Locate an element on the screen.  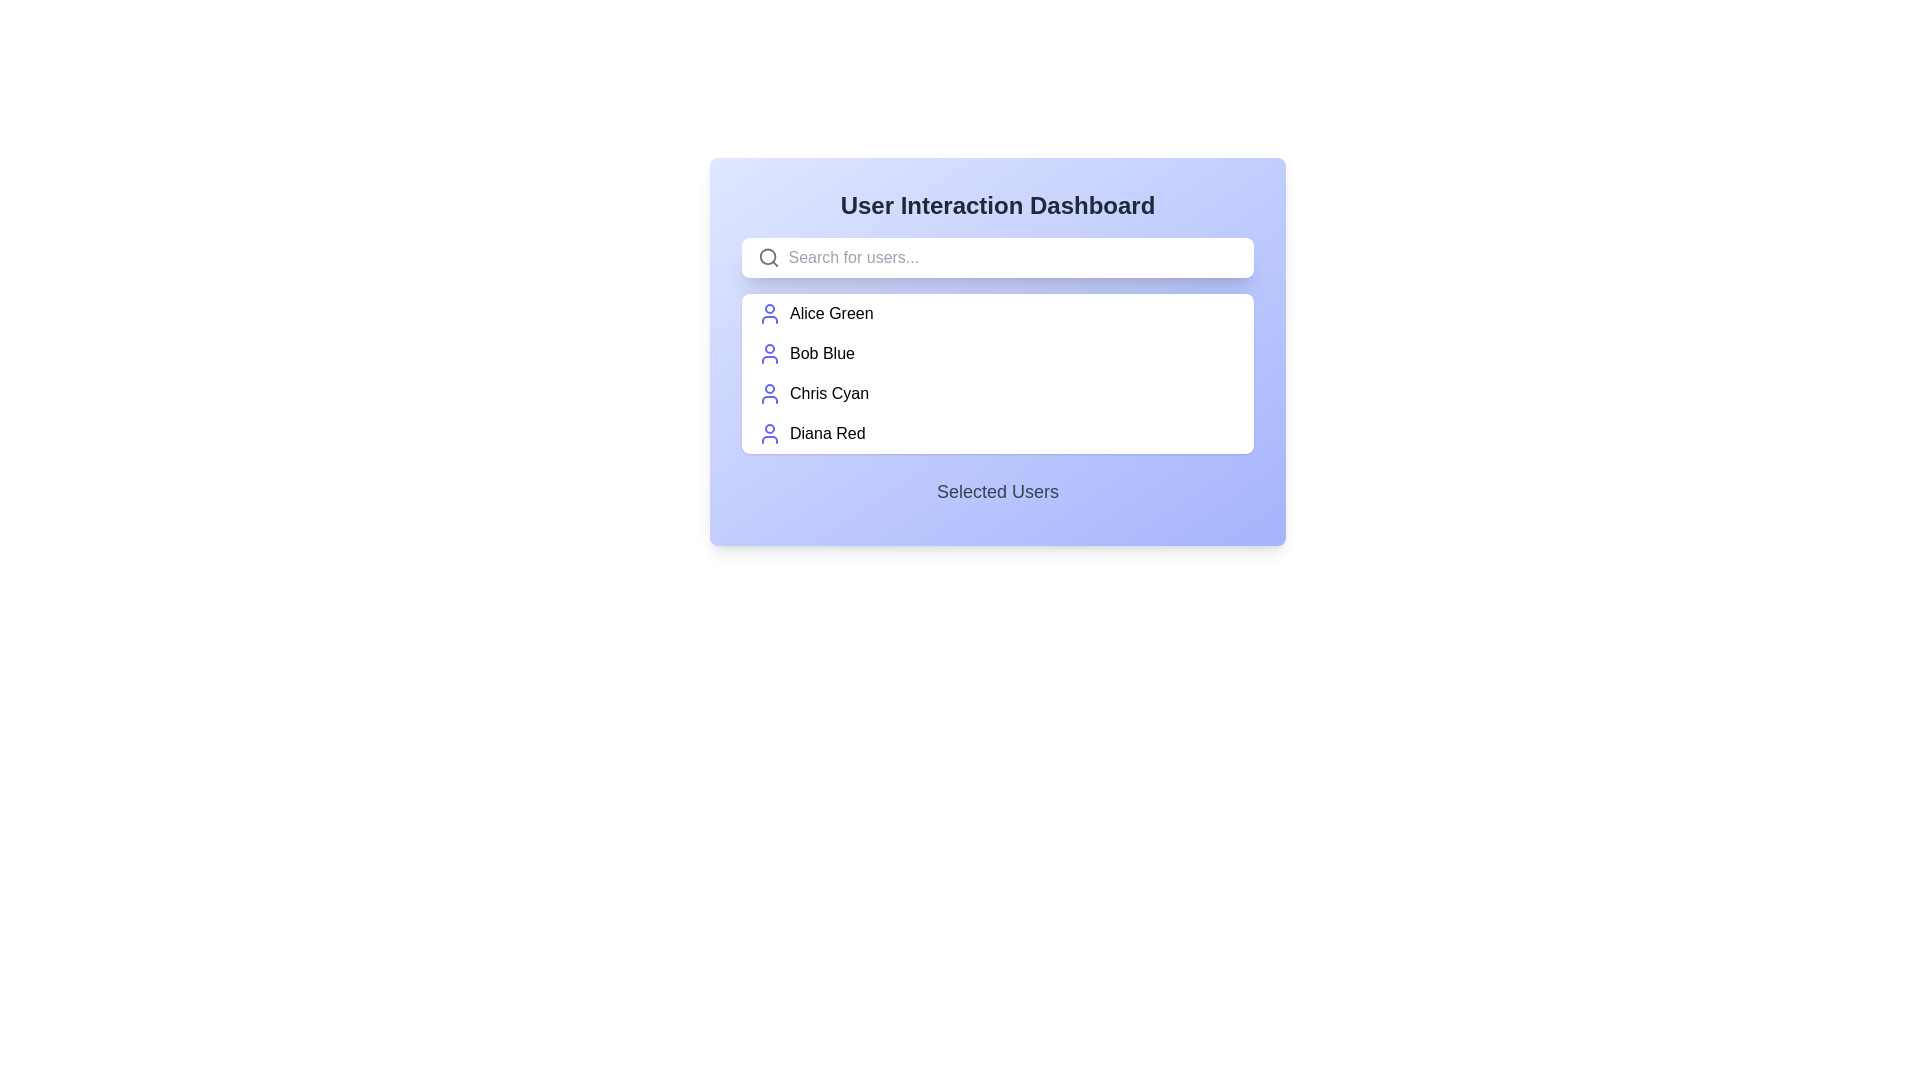
the selectable list item representing the user 'Bob Blue' is located at coordinates (998, 353).